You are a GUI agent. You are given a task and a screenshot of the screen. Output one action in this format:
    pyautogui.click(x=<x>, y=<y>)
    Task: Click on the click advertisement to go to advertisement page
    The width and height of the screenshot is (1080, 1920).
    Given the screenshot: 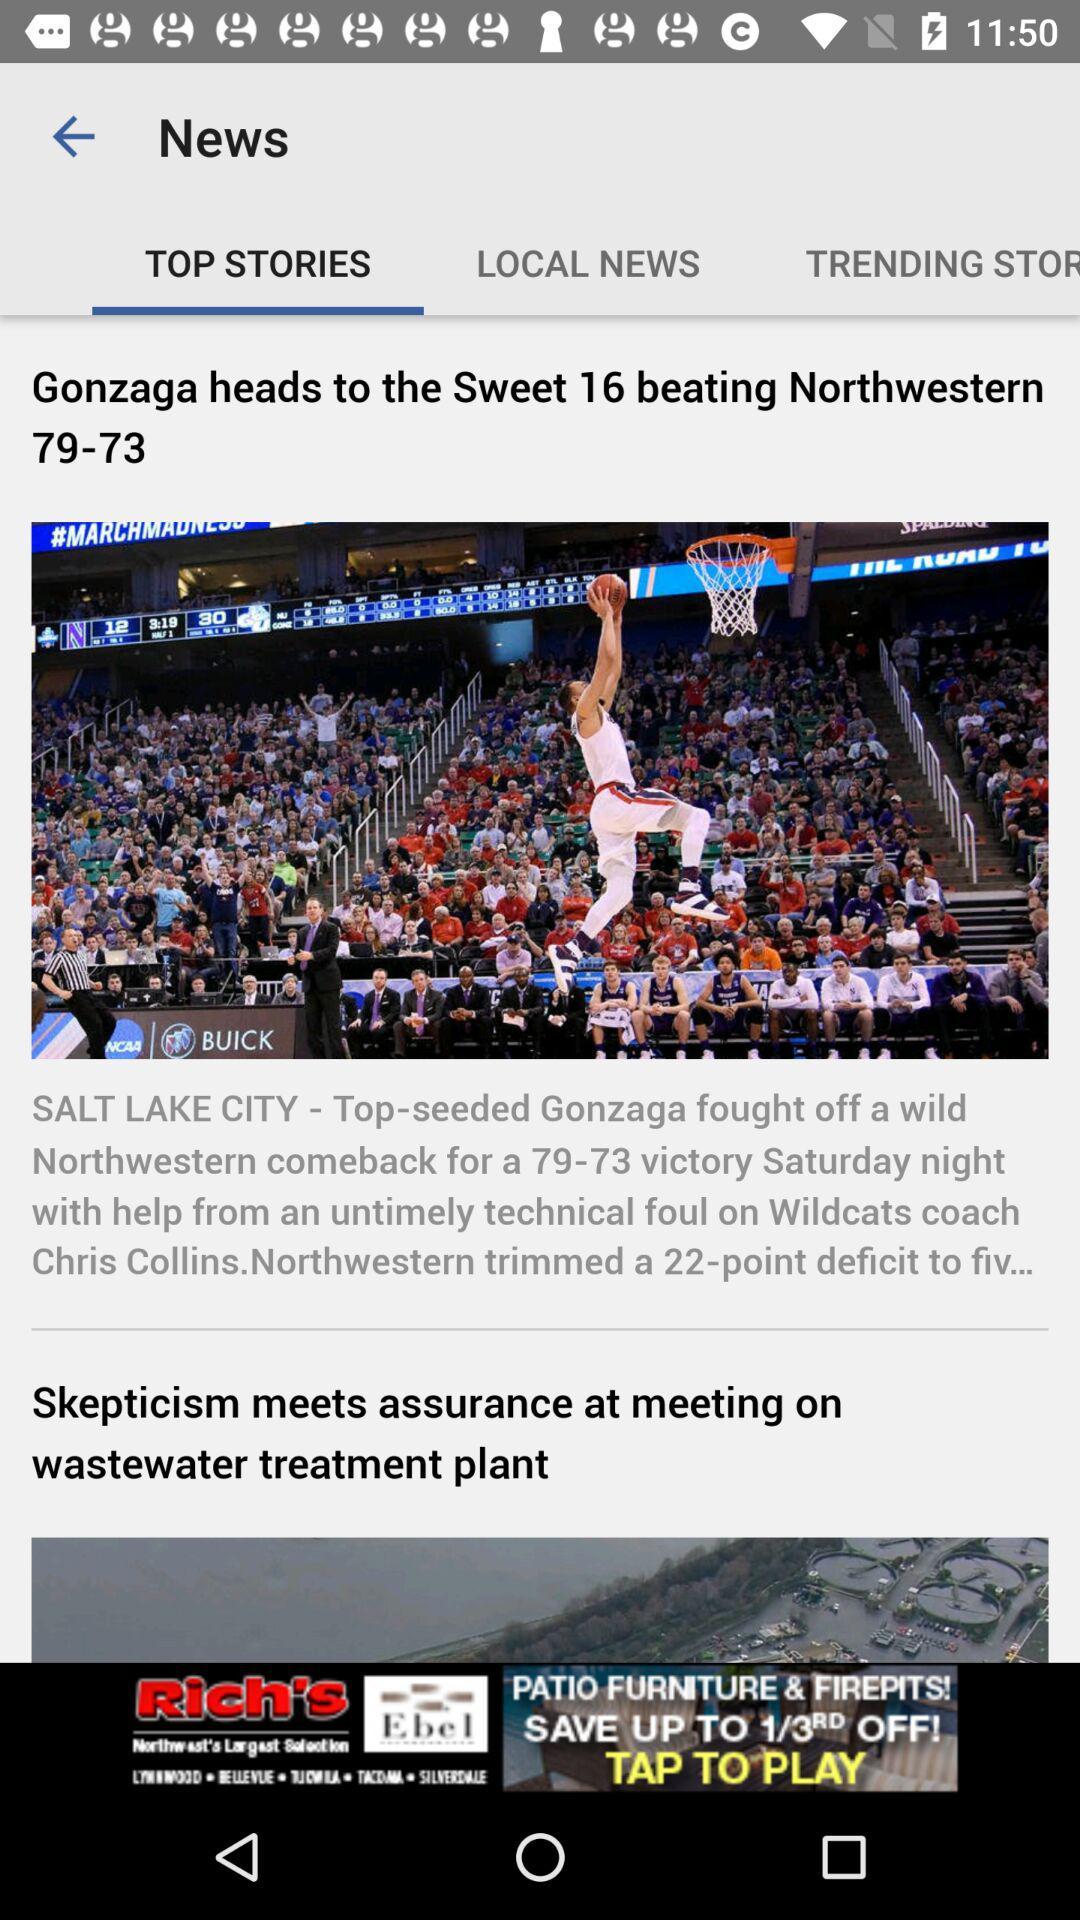 What is the action you would take?
    pyautogui.click(x=540, y=1727)
    